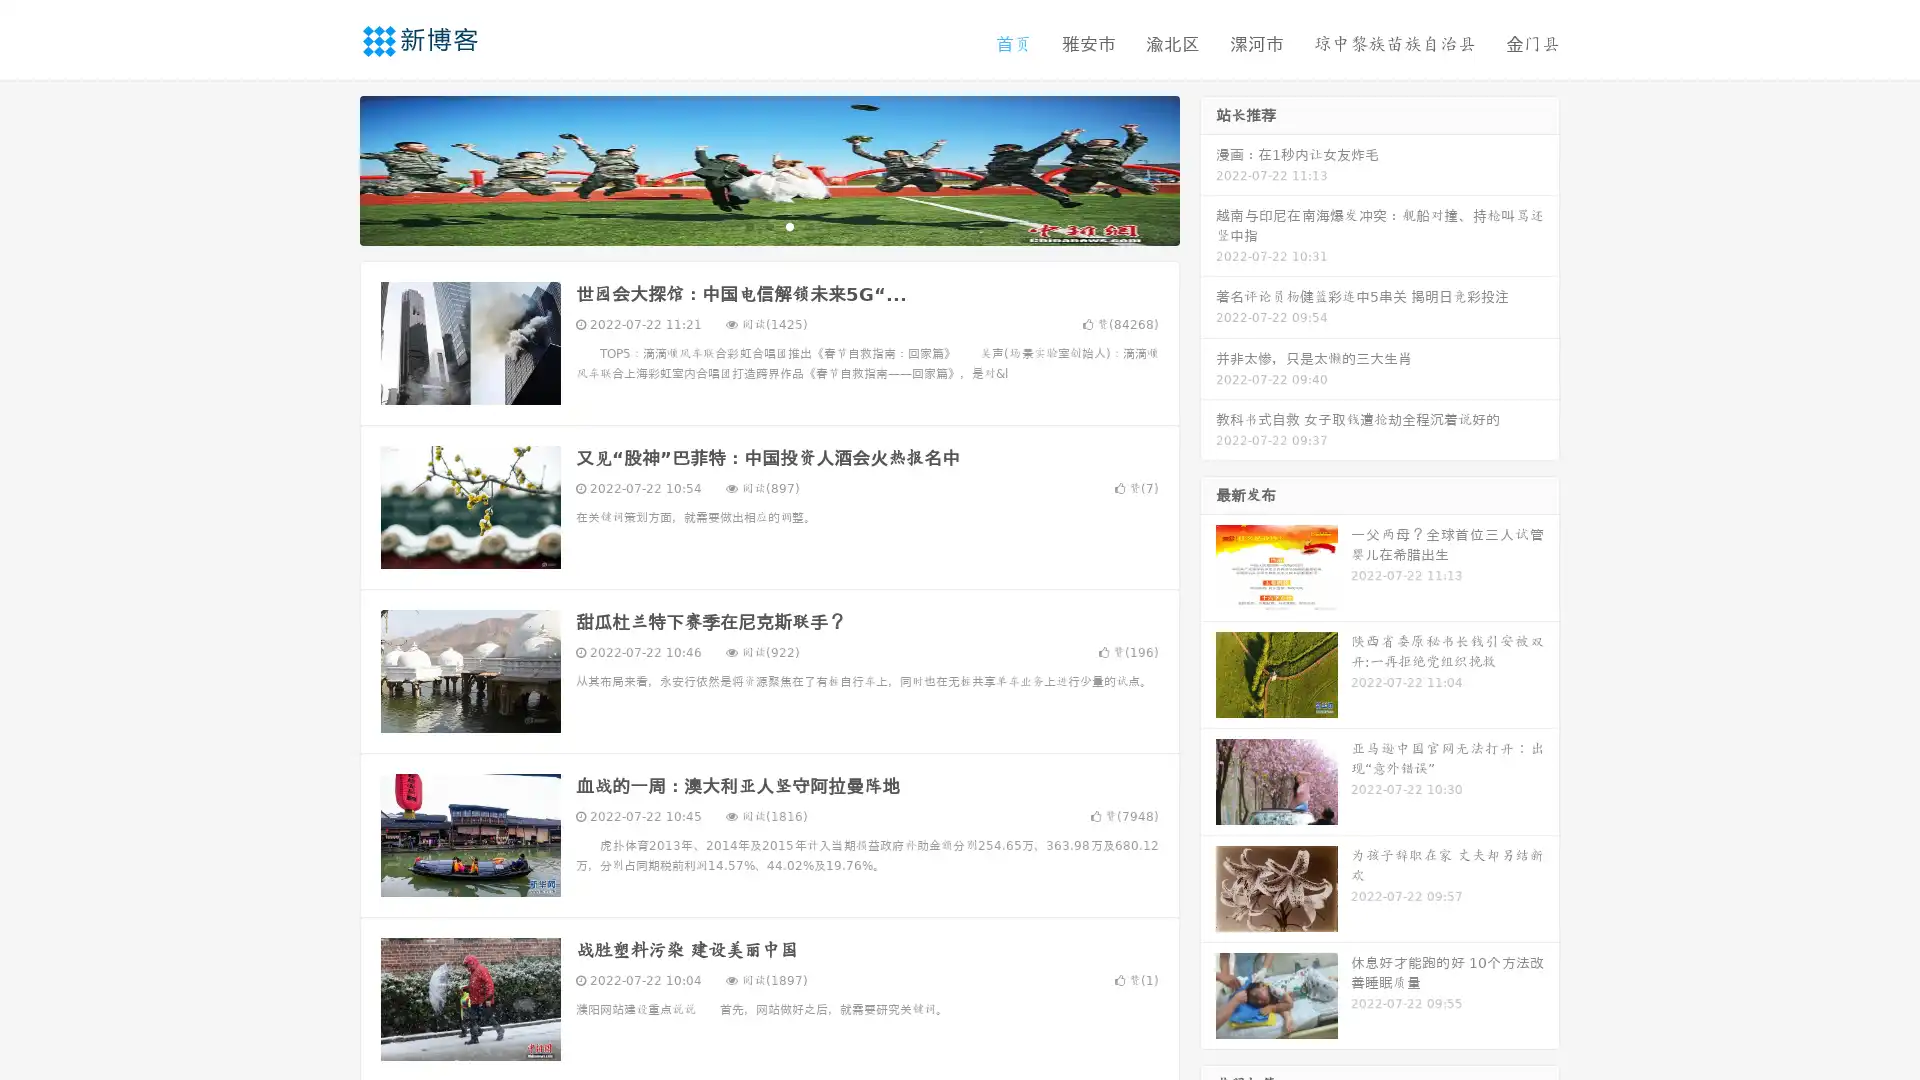  Describe the element at coordinates (789, 225) in the screenshot. I see `Go to slide 3` at that location.